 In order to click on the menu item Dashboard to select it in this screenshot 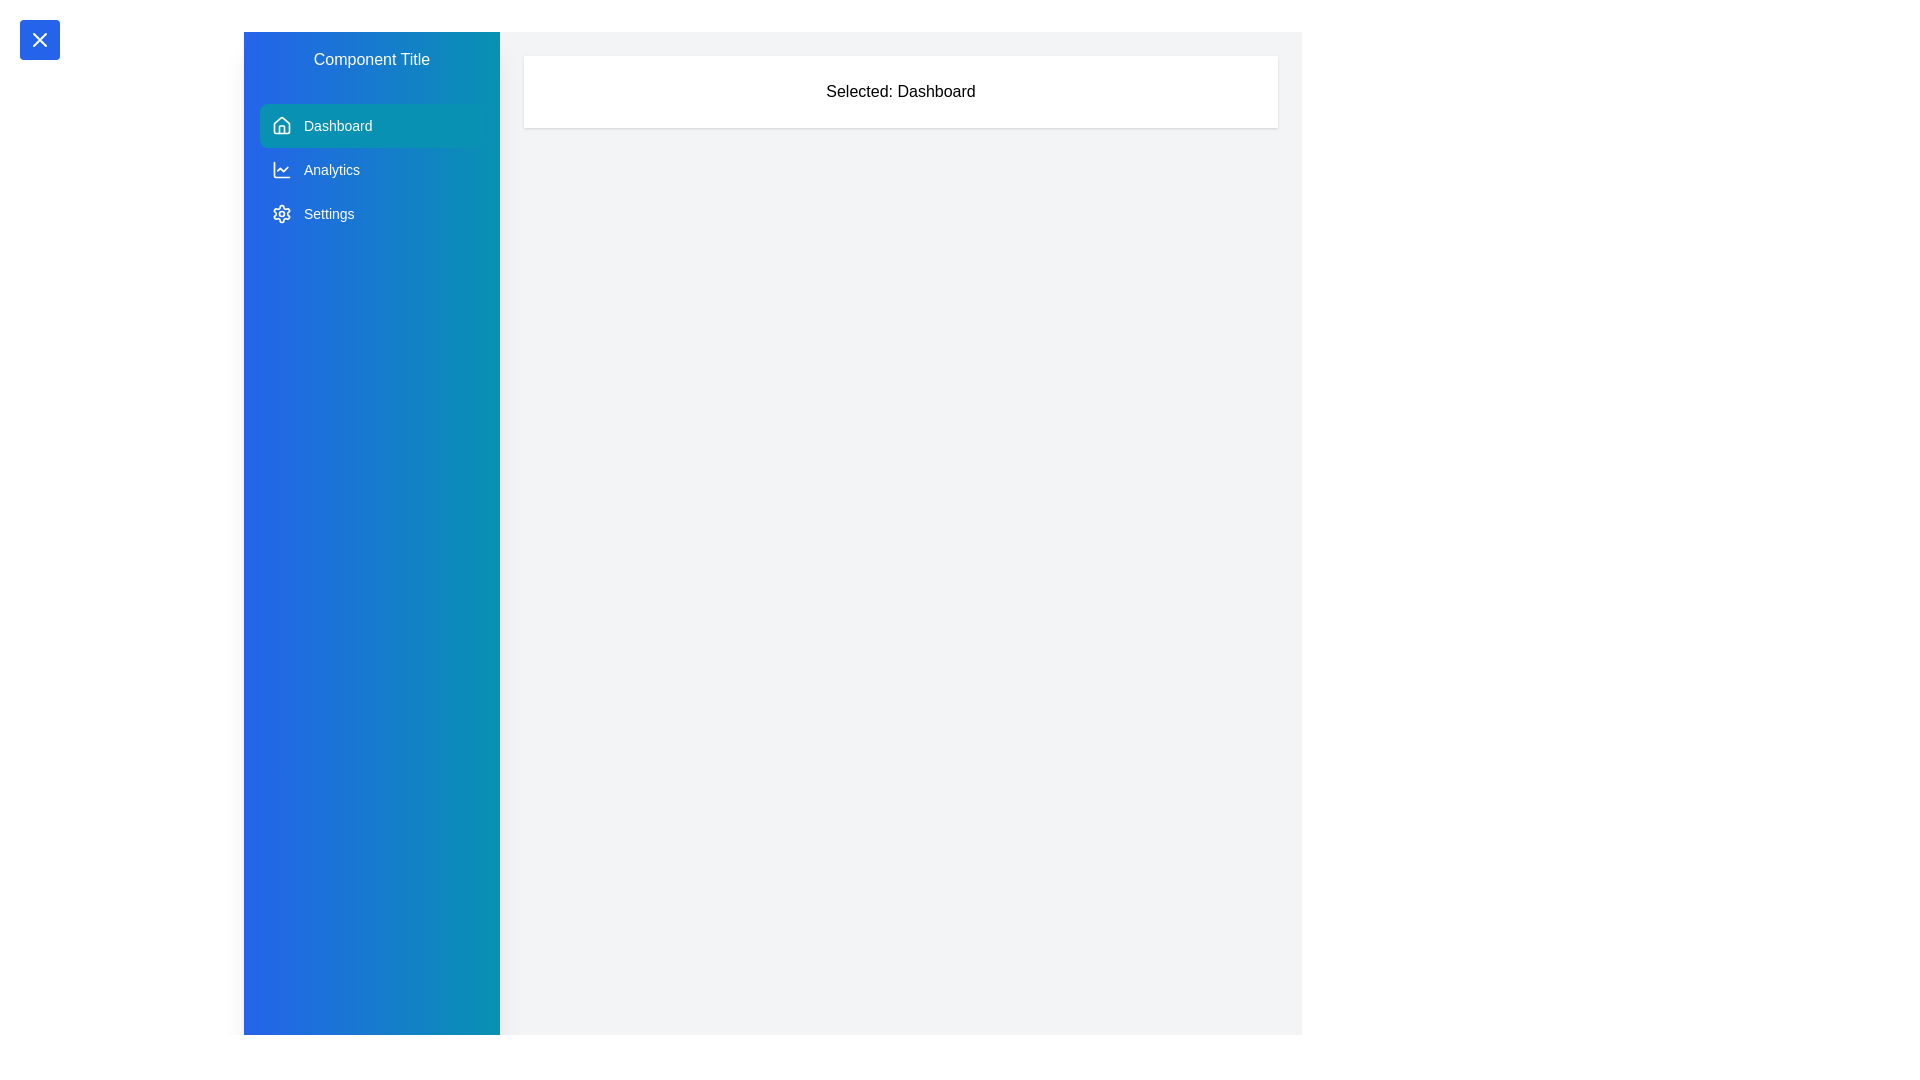, I will do `click(372, 126)`.